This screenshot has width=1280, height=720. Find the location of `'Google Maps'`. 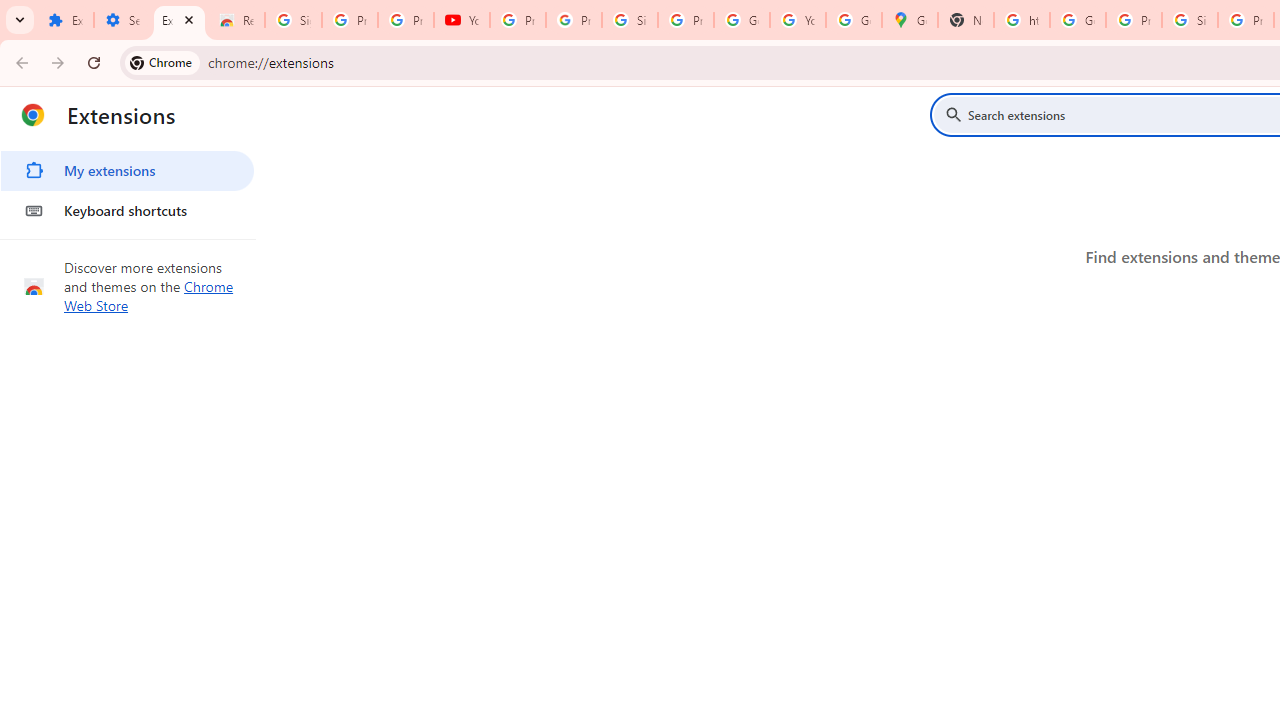

'Google Maps' is located at coordinates (909, 20).